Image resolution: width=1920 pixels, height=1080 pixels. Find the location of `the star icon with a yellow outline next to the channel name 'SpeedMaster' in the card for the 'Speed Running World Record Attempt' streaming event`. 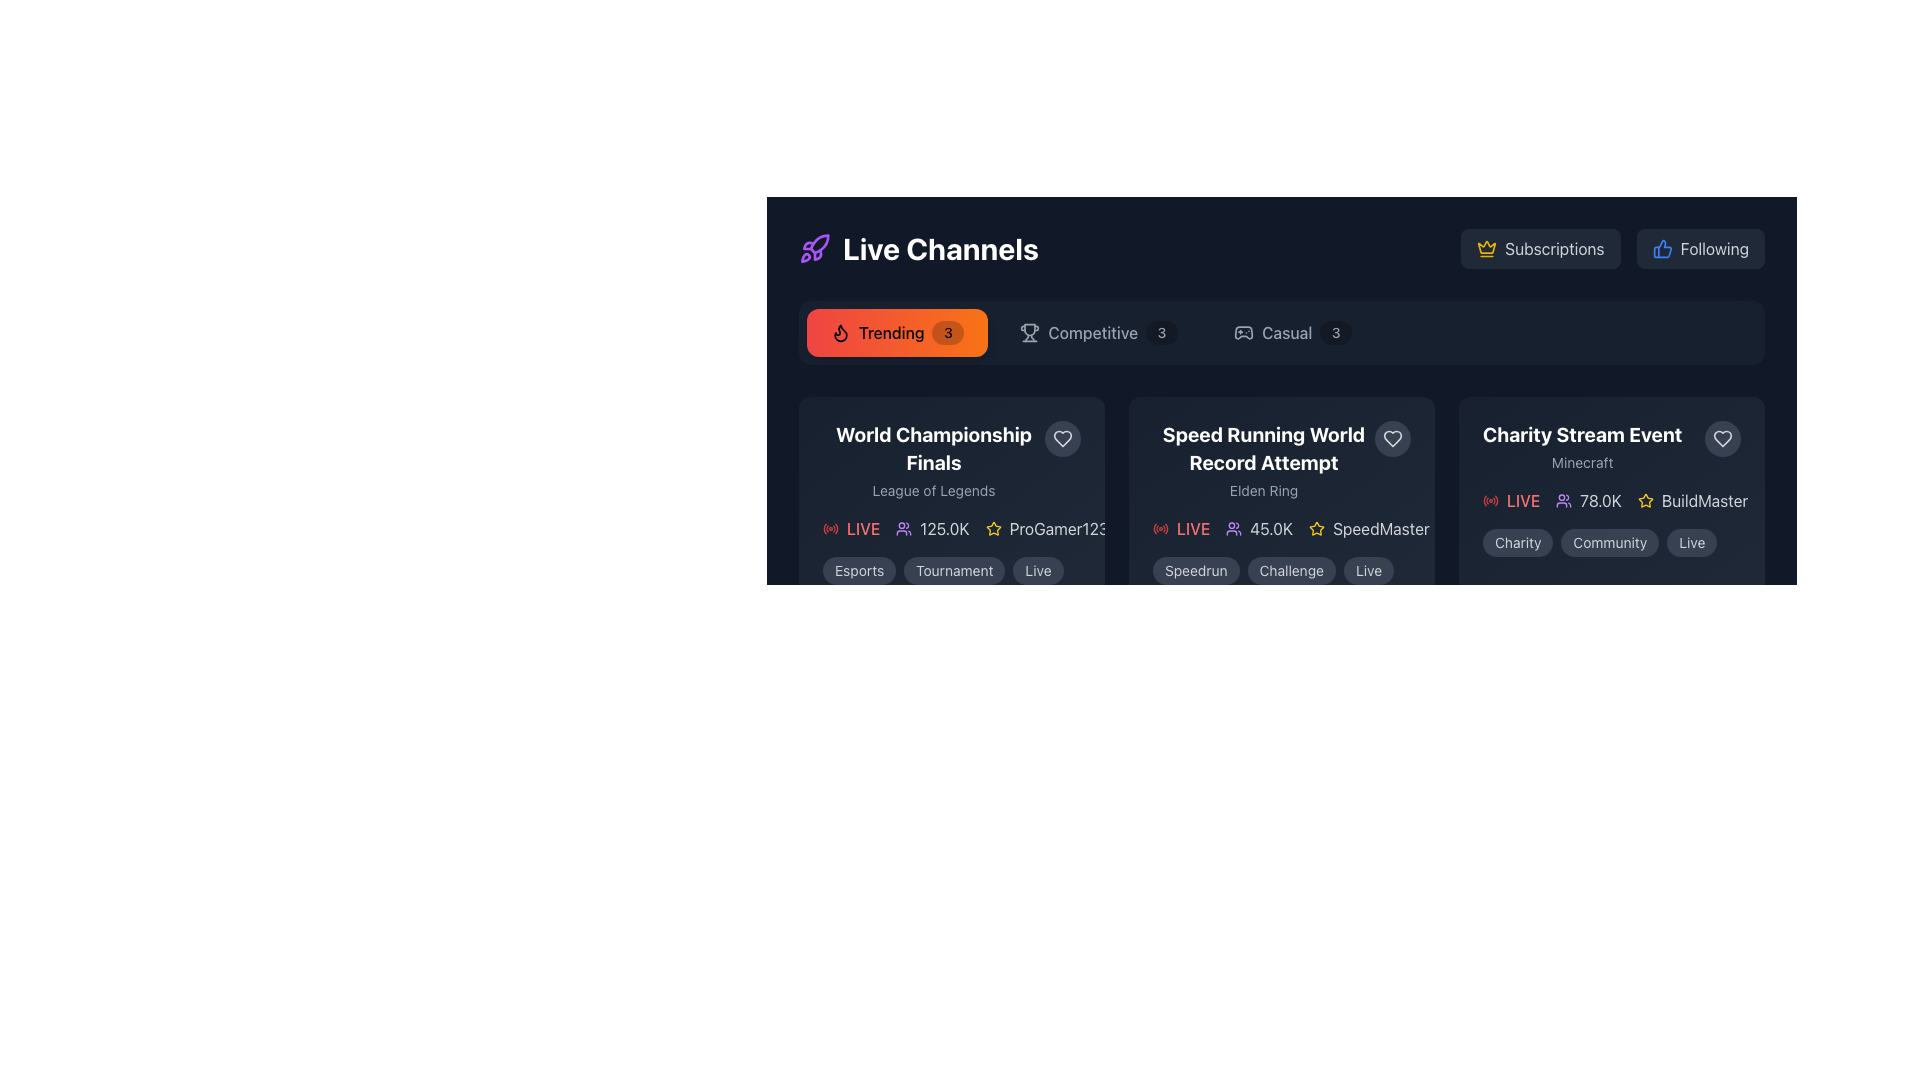

the star icon with a yellow outline next to the channel name 'SpeedMaster' in the card for the 'Speed Running World Record Attempt' streaming event is located at coordinates (1317, 527).